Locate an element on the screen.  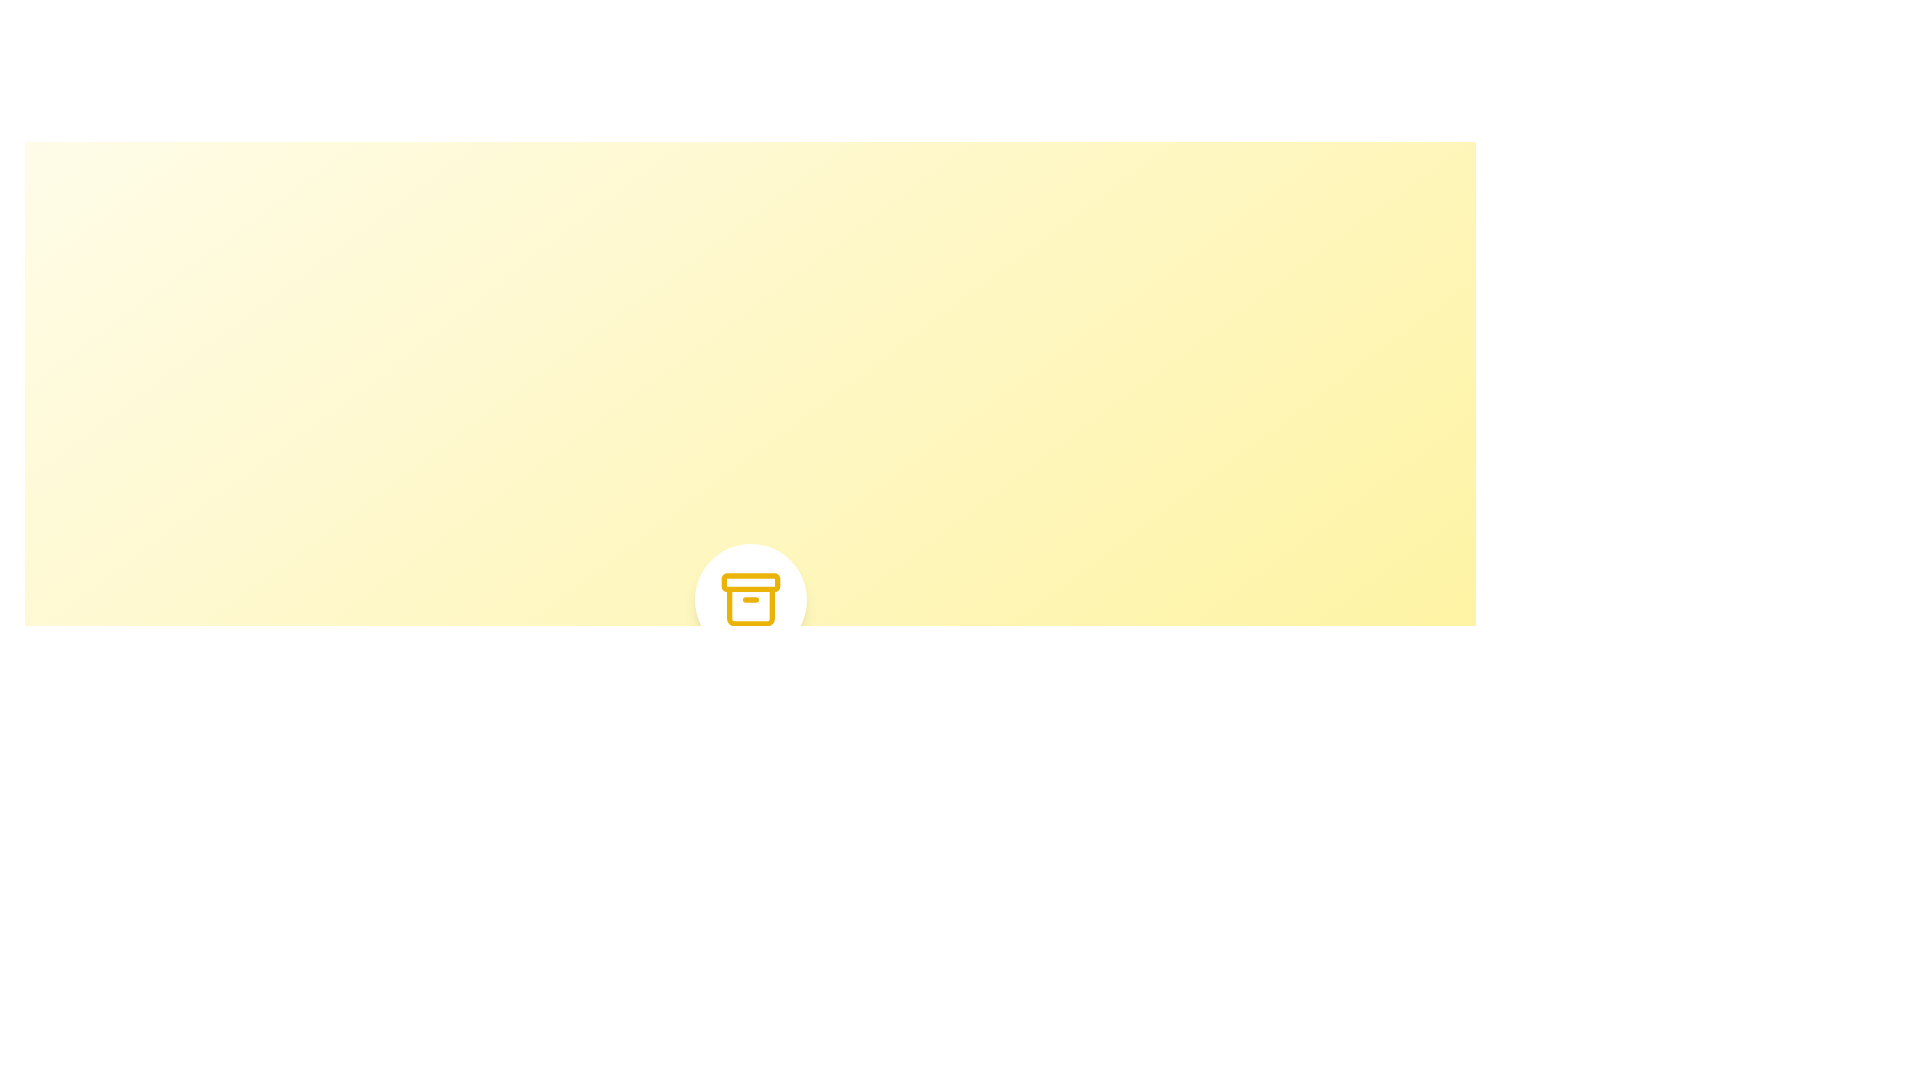
the archive icon, which is centrally located within a white circular background on a light yellow background is located at coordinates (749, 599).